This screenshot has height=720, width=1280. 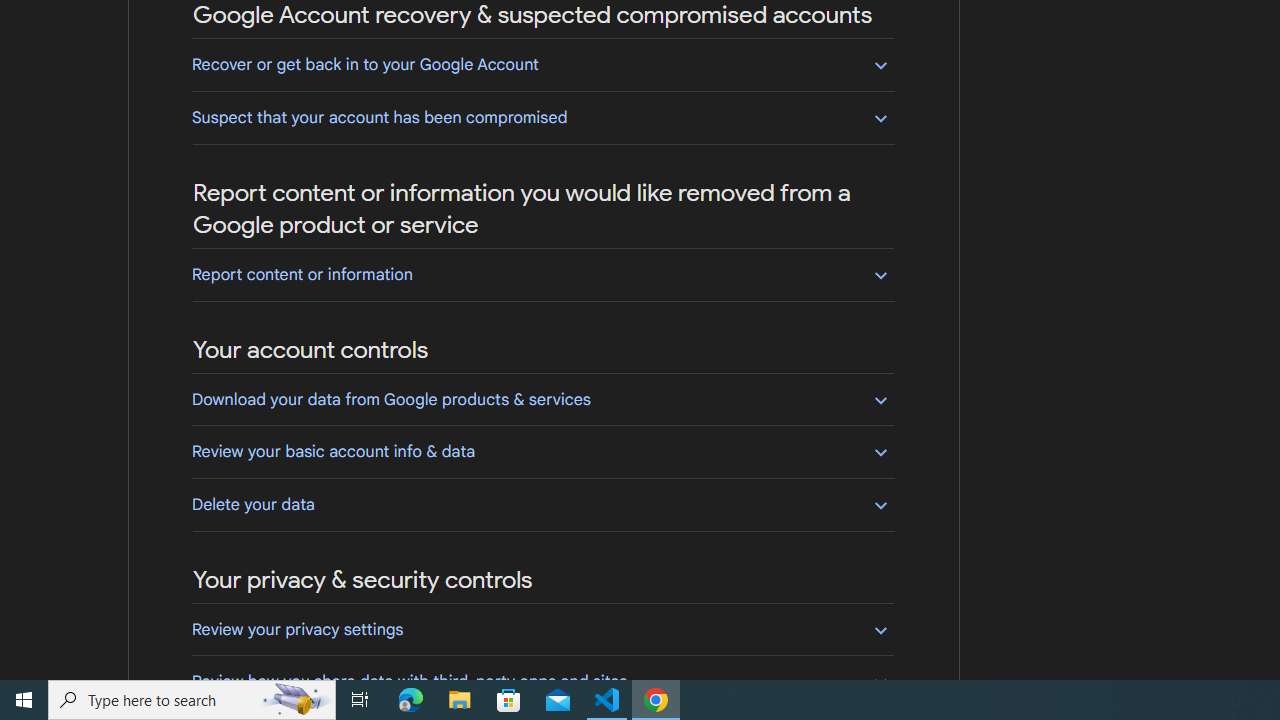 What do you see at coordinates (542, 117) in the screenshot?
I see `'Suspect that your account has been compromised'` at bounding box center [542, 117].